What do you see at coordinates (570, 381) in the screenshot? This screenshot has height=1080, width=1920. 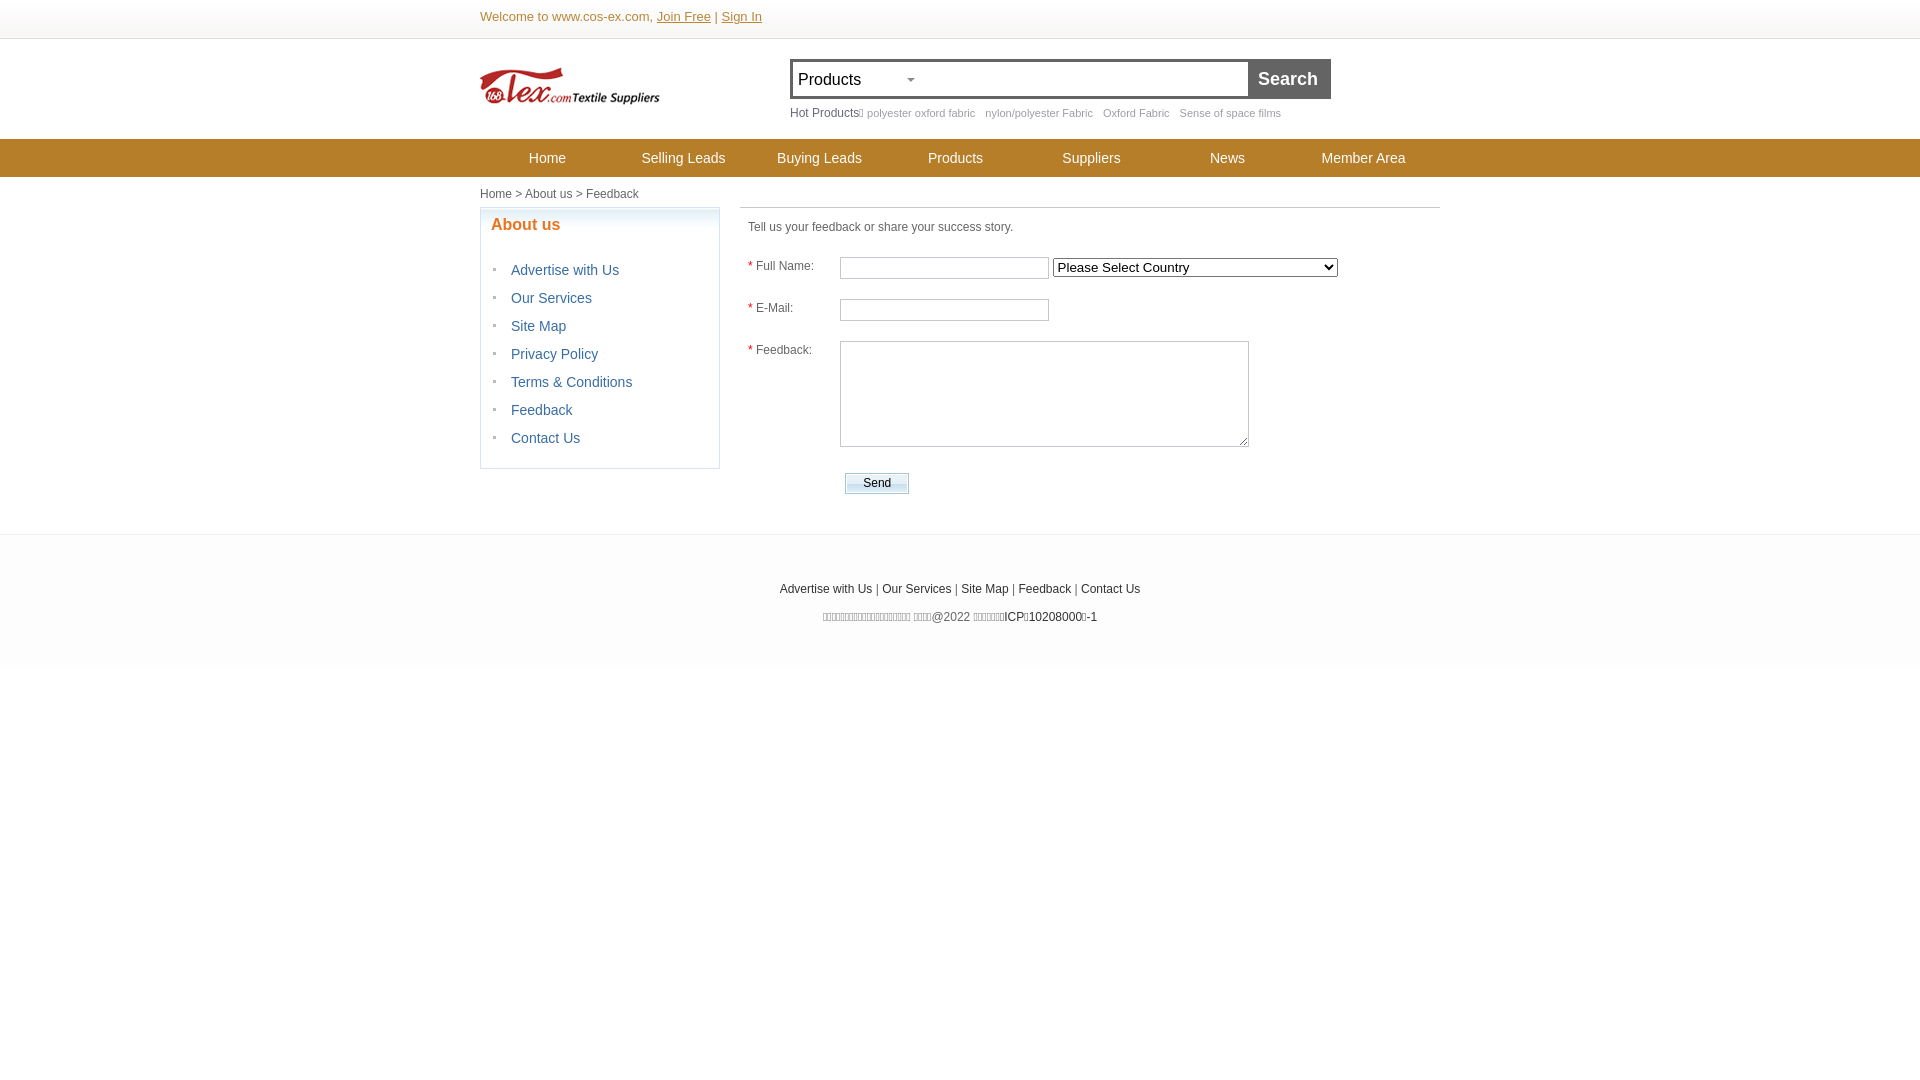 I see `'Terms & Conditions'` at bounding box center [570, 381].